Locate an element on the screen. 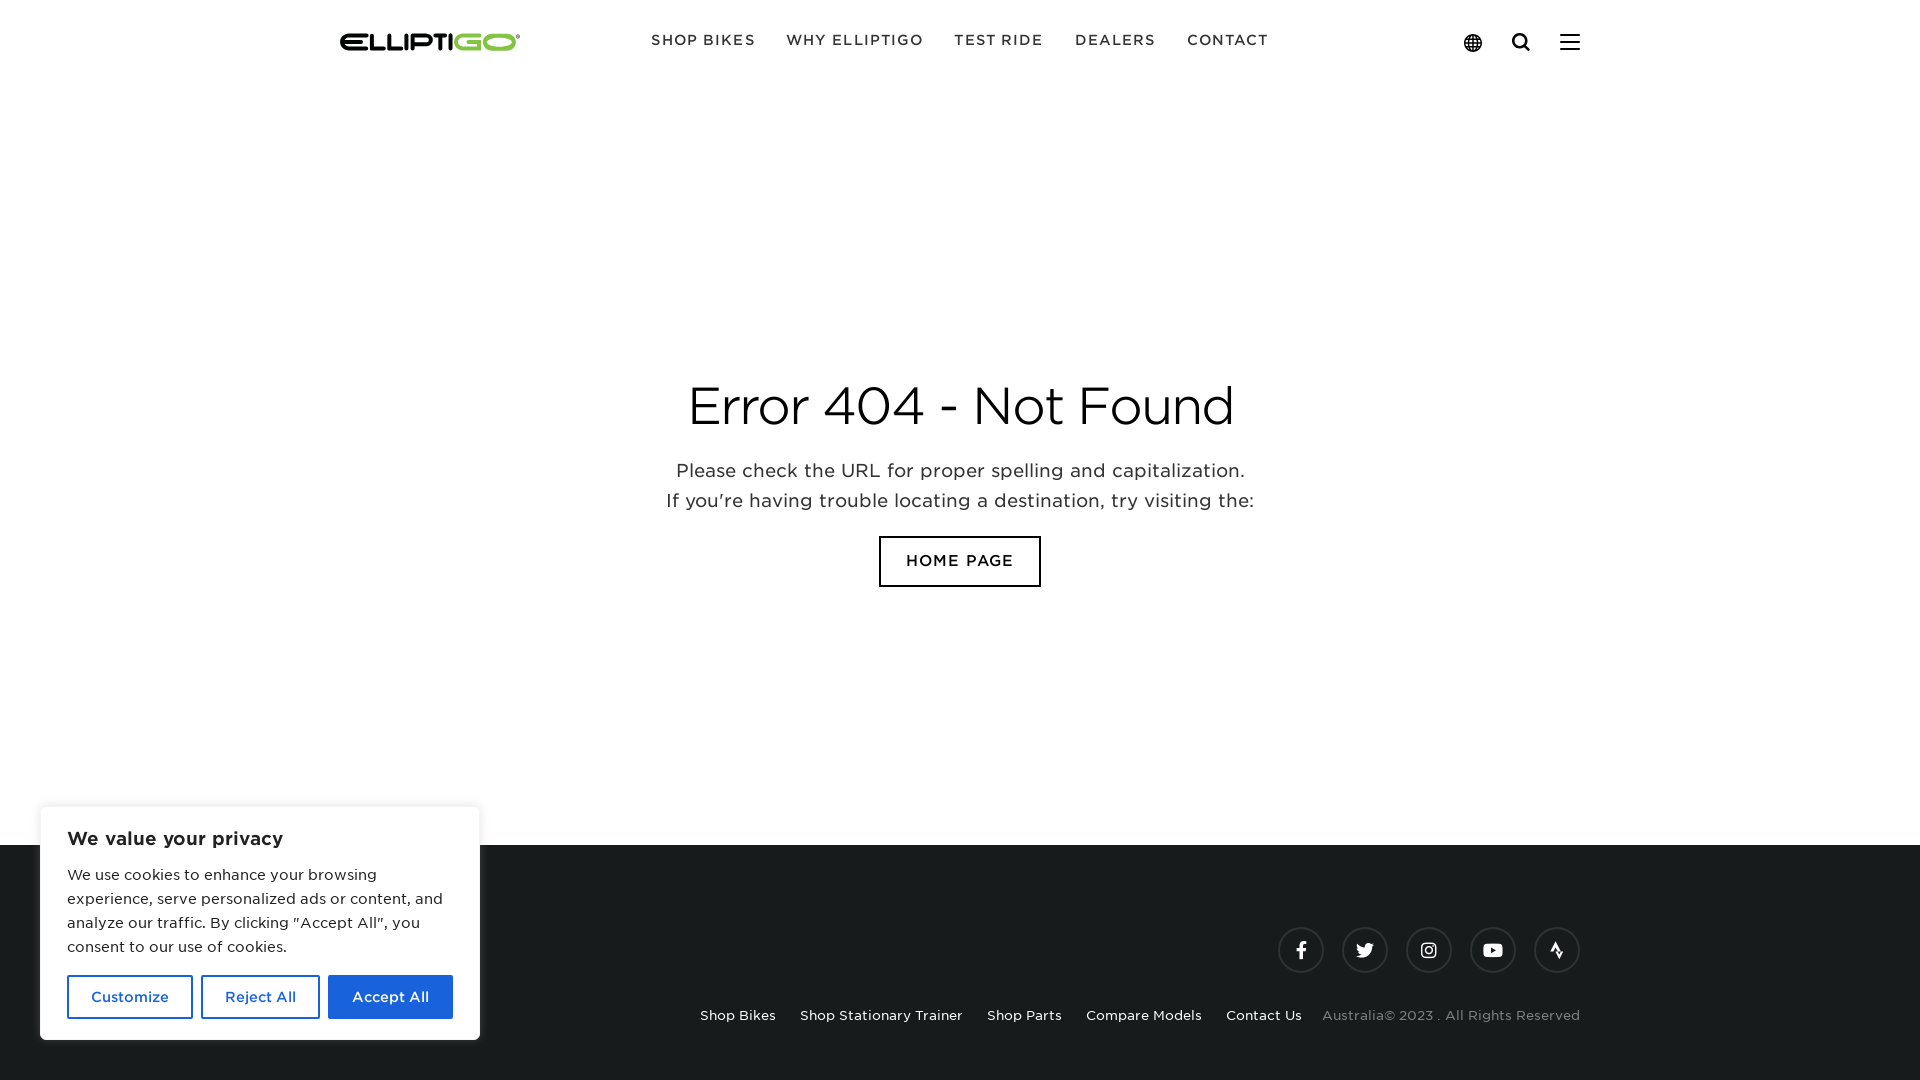 The width and height of the screenshot is (1920, 1080). 'Shop Bikes' is located at coordinates (700, 1015).